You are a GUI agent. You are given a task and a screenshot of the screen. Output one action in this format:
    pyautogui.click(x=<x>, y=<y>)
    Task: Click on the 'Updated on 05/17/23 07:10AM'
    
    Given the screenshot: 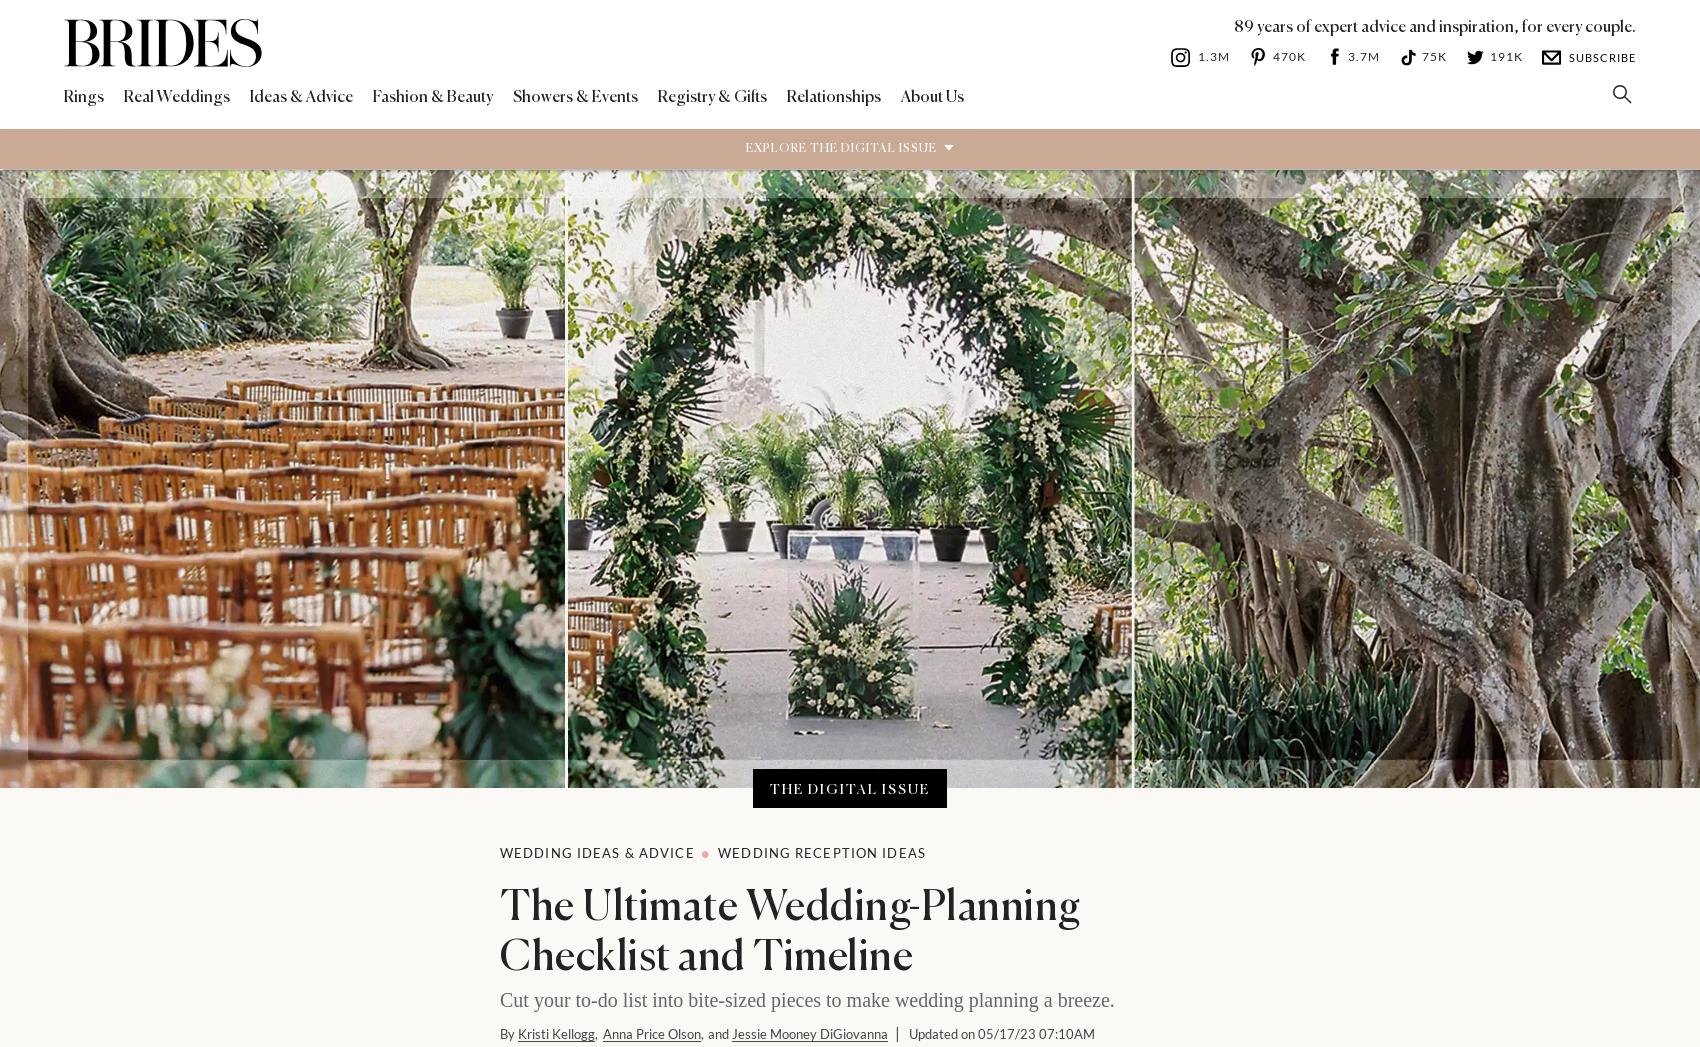 What is the action you would take?
    pyautogui.click(x=999, y=1032)
    